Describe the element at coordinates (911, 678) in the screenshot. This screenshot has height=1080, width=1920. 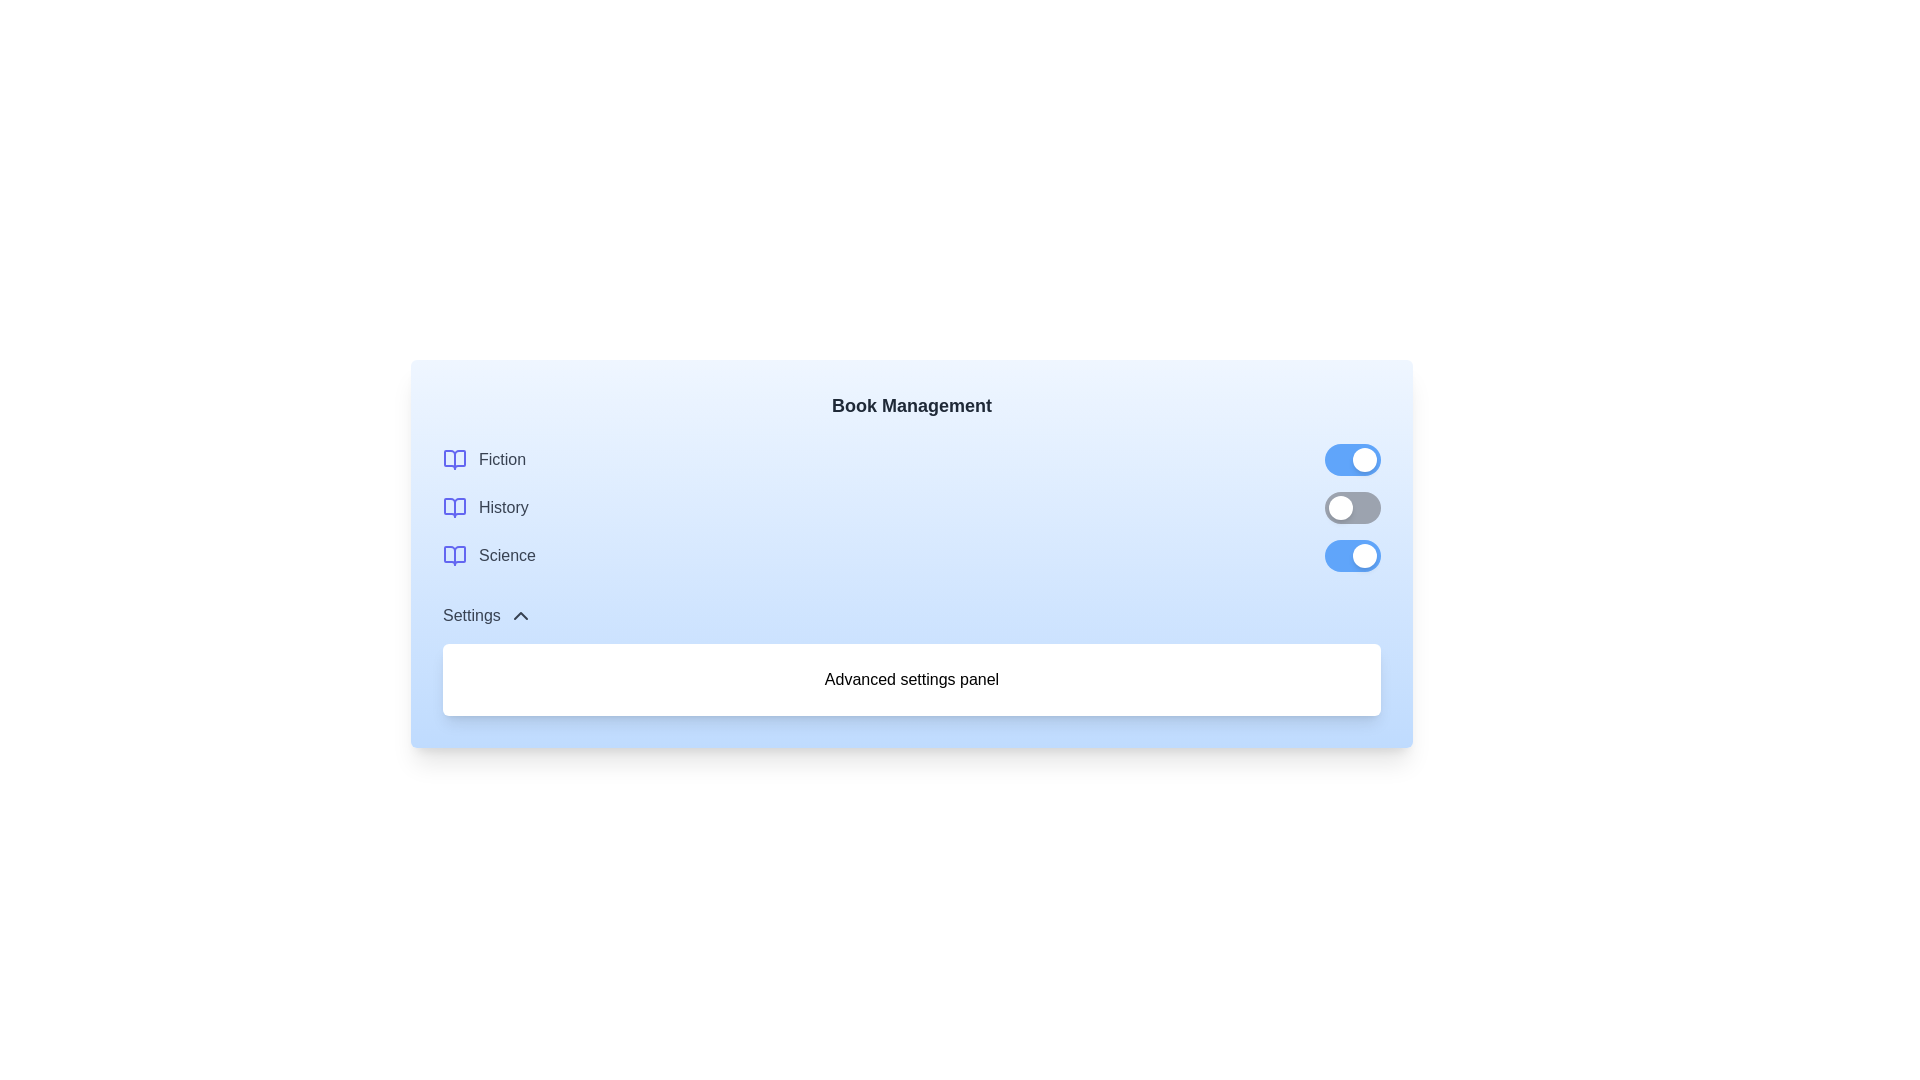
I see `the 'Advanced settings panel' to interact with it` at that location.